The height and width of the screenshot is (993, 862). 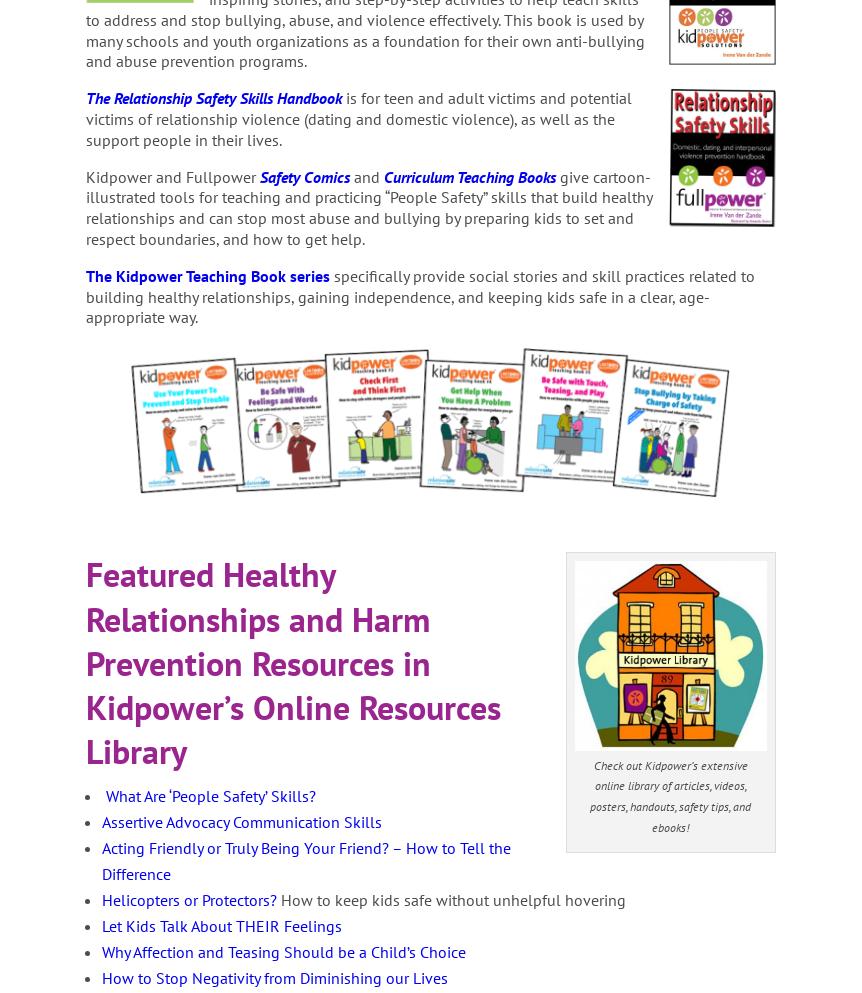 What do you see at coordinates (273, 978) in the screenshot?
I see `'How to Stop Negativity from Diminishing our Lives'` at bounding box center [273, 978].